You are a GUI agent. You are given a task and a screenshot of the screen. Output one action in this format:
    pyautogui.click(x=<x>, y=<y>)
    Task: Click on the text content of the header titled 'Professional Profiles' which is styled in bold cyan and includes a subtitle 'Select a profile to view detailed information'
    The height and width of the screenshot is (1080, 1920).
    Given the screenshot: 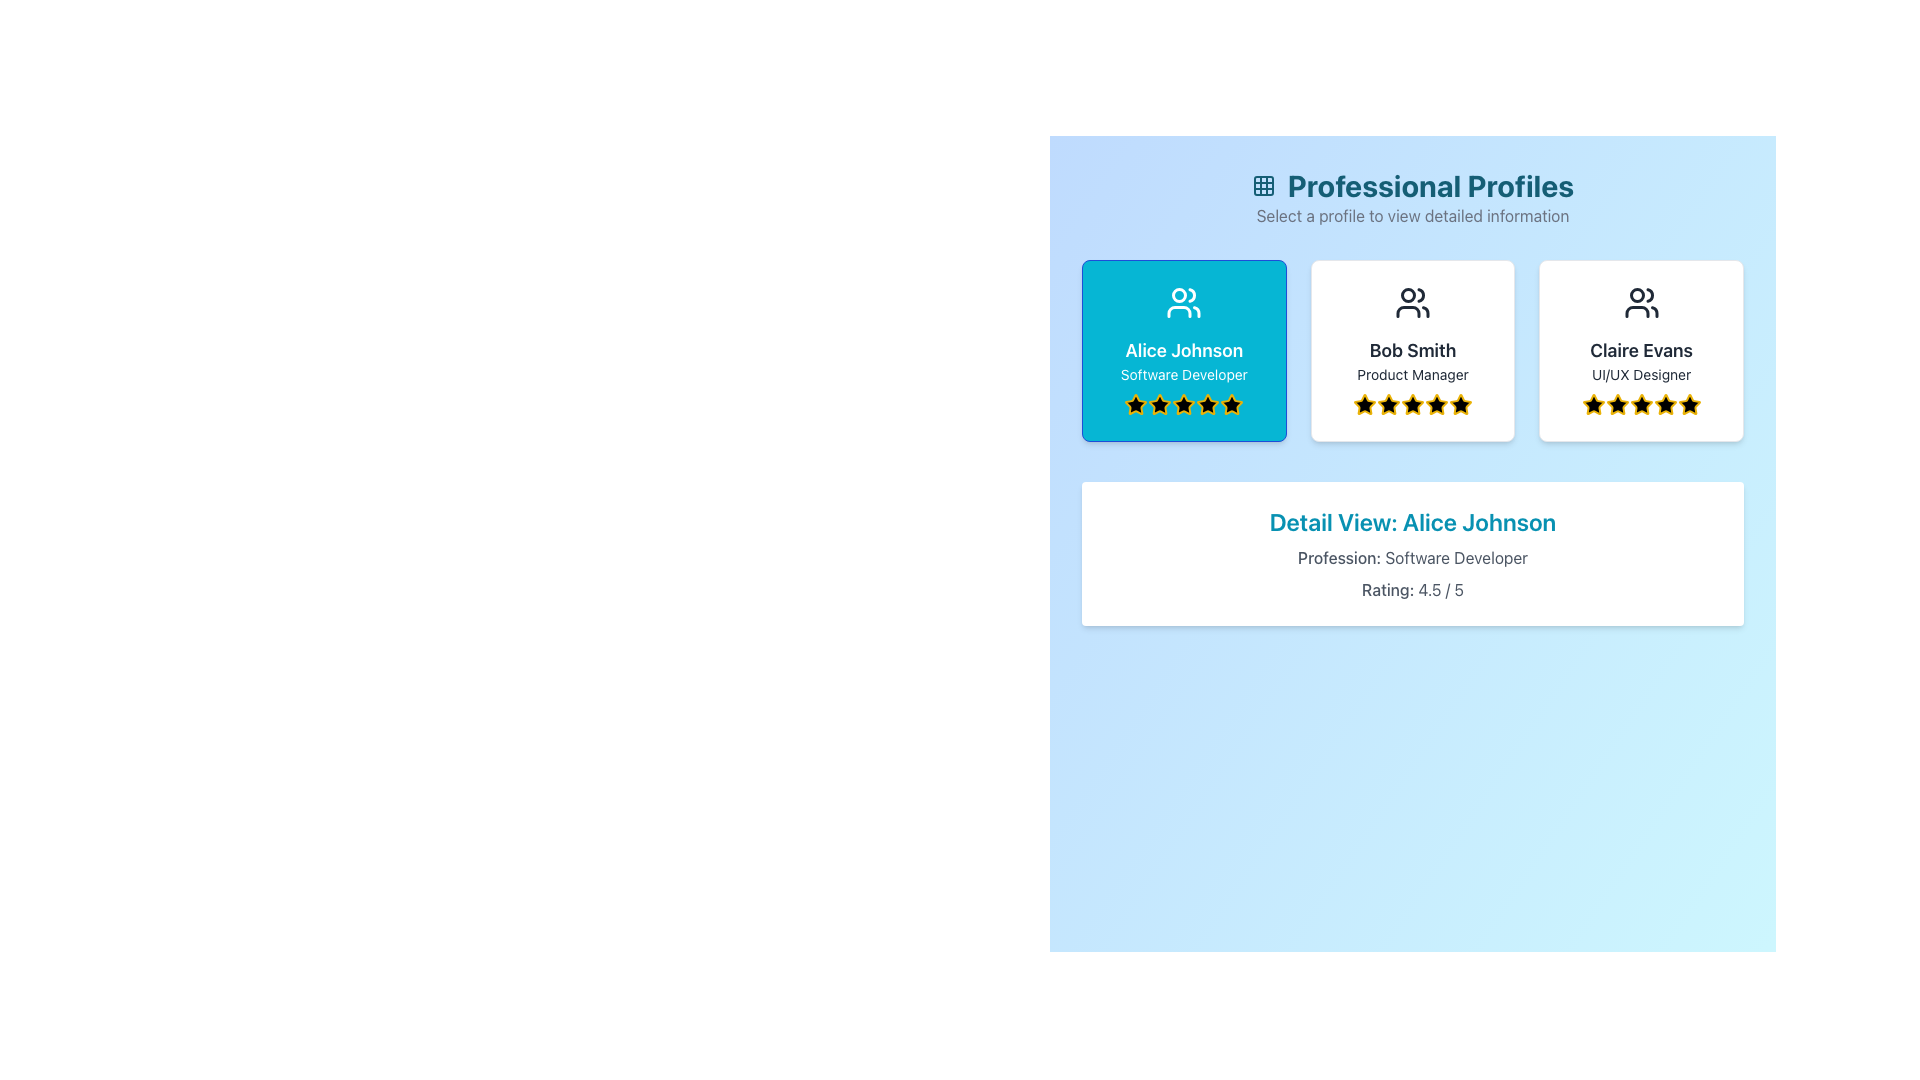 What is the action you would take?
    pyautogui.click(x=1411, y=197)
    